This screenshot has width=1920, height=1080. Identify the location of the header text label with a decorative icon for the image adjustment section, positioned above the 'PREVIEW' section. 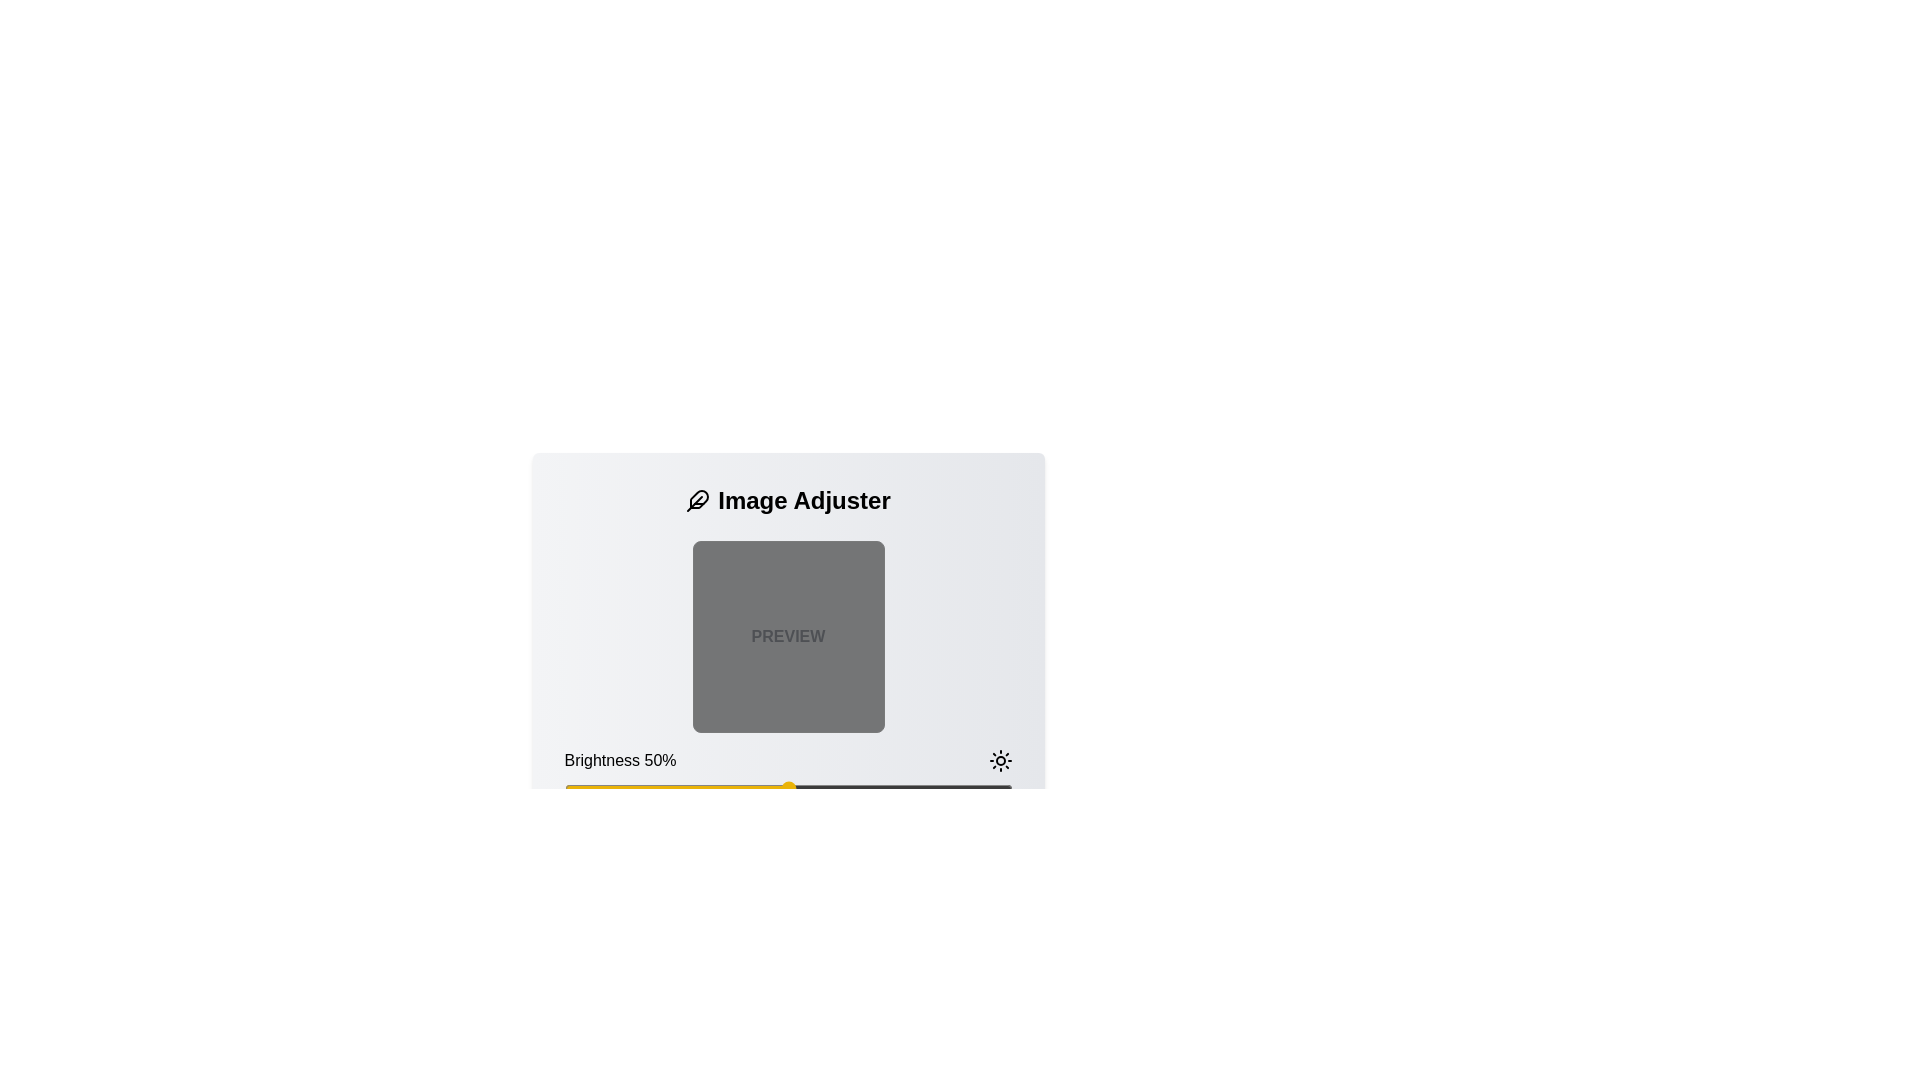
(787, 500).